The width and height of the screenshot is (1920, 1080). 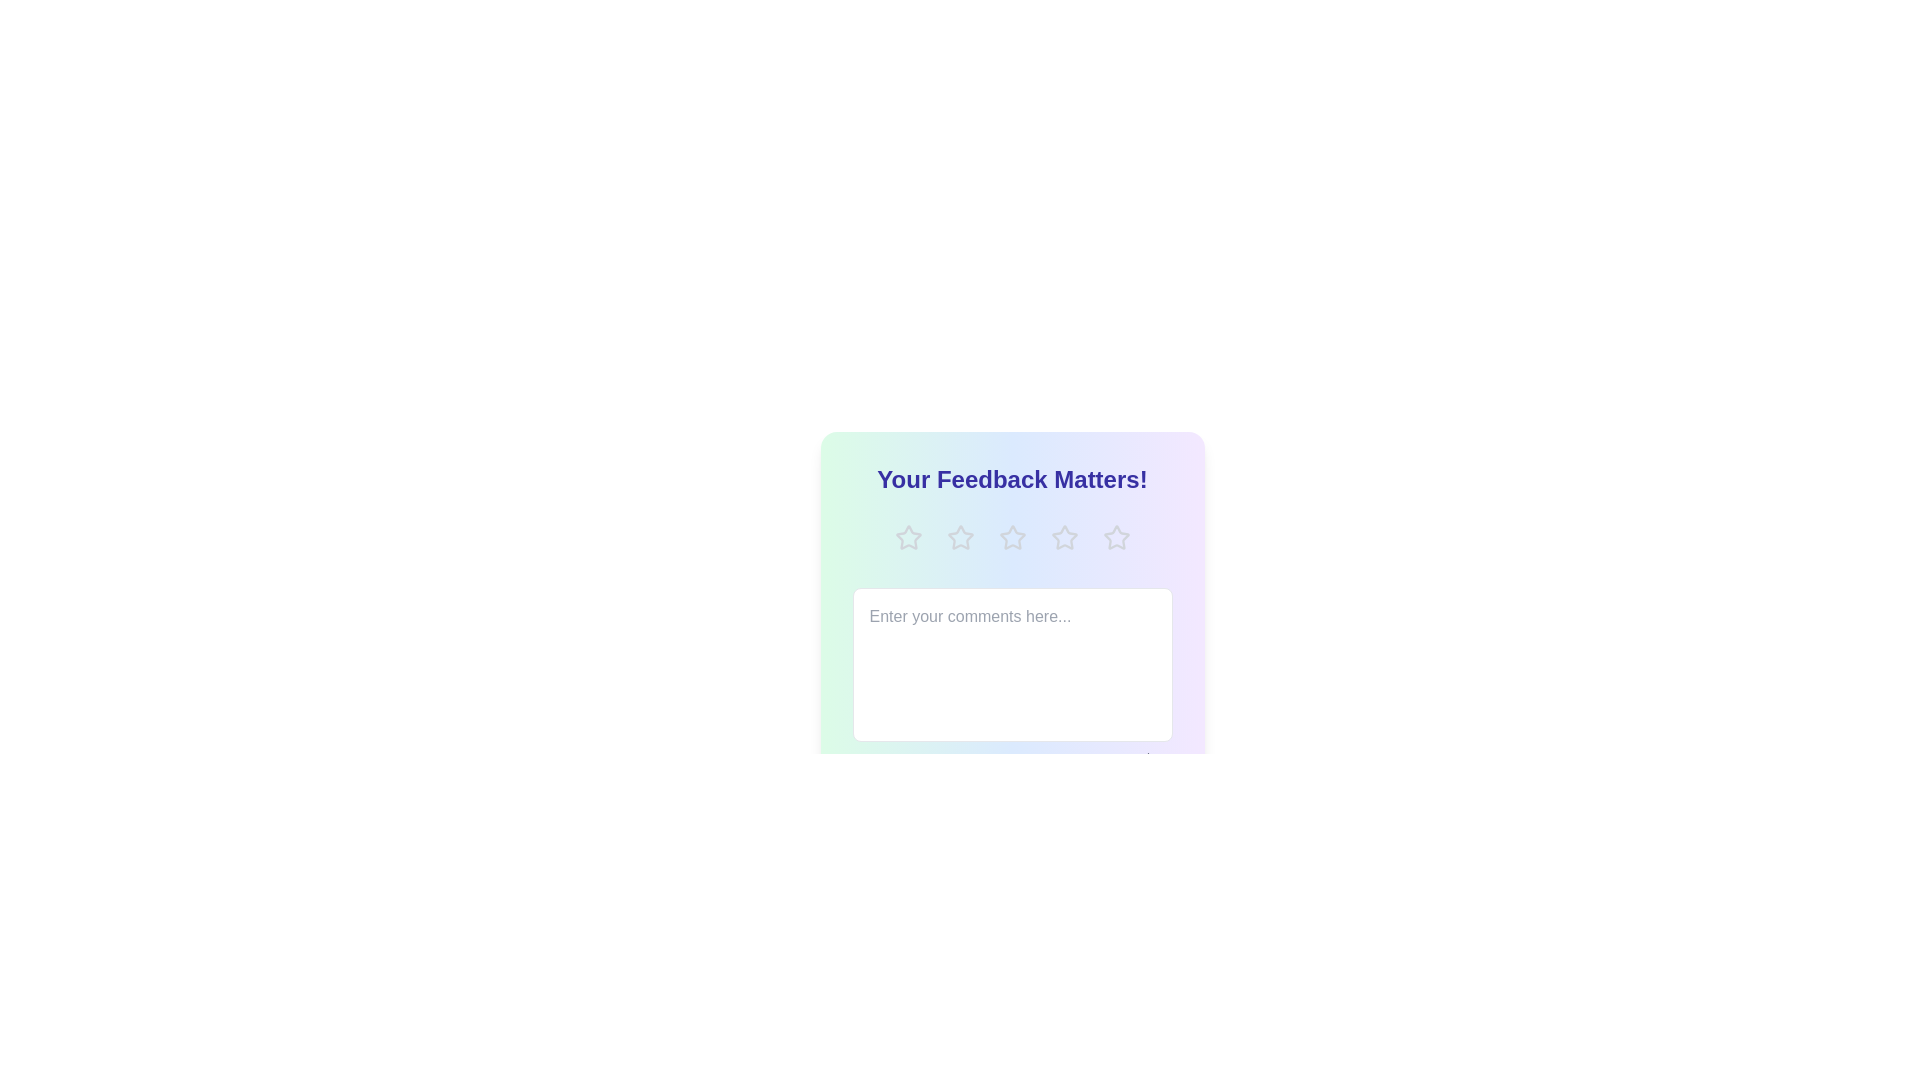 I want to click on the rating to 2 stars by clicking on the corresponding star, so click(x=960, y=536).